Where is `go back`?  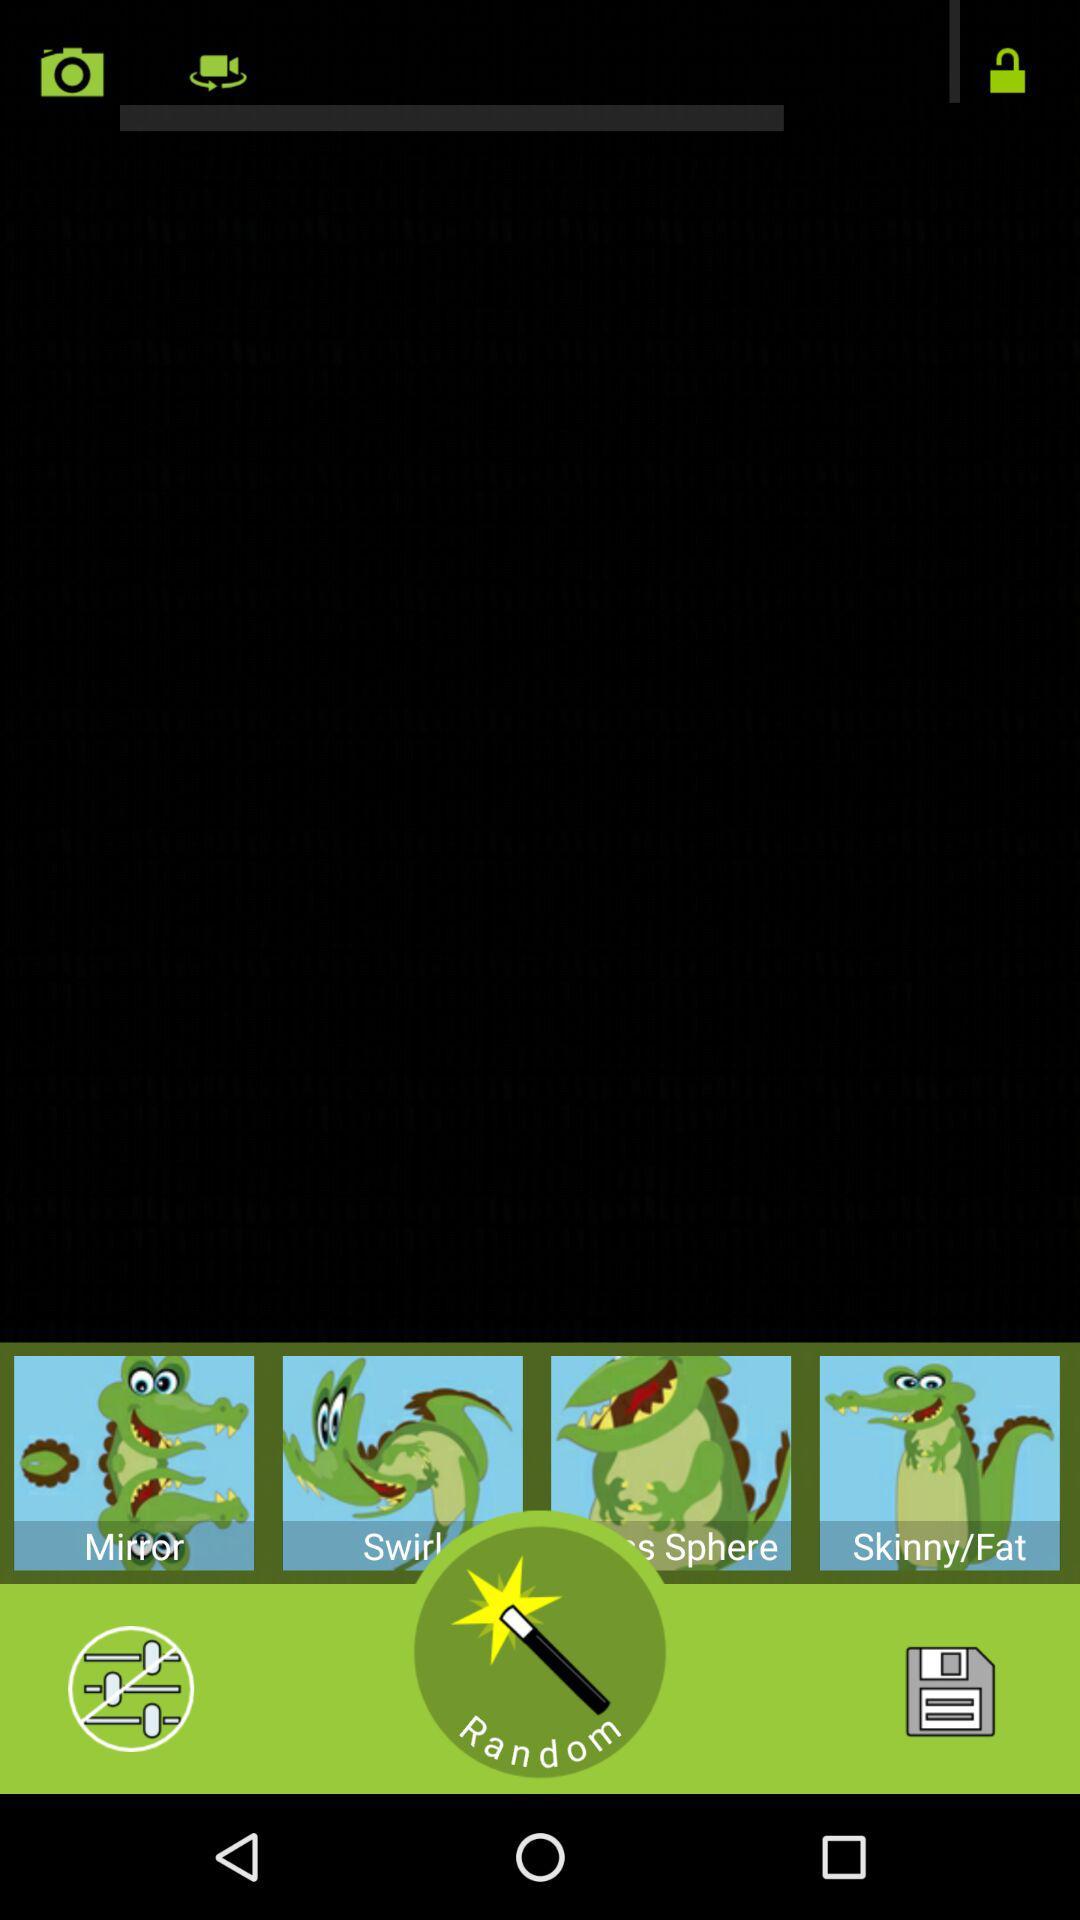 go back is located at coordinates (540, 65).